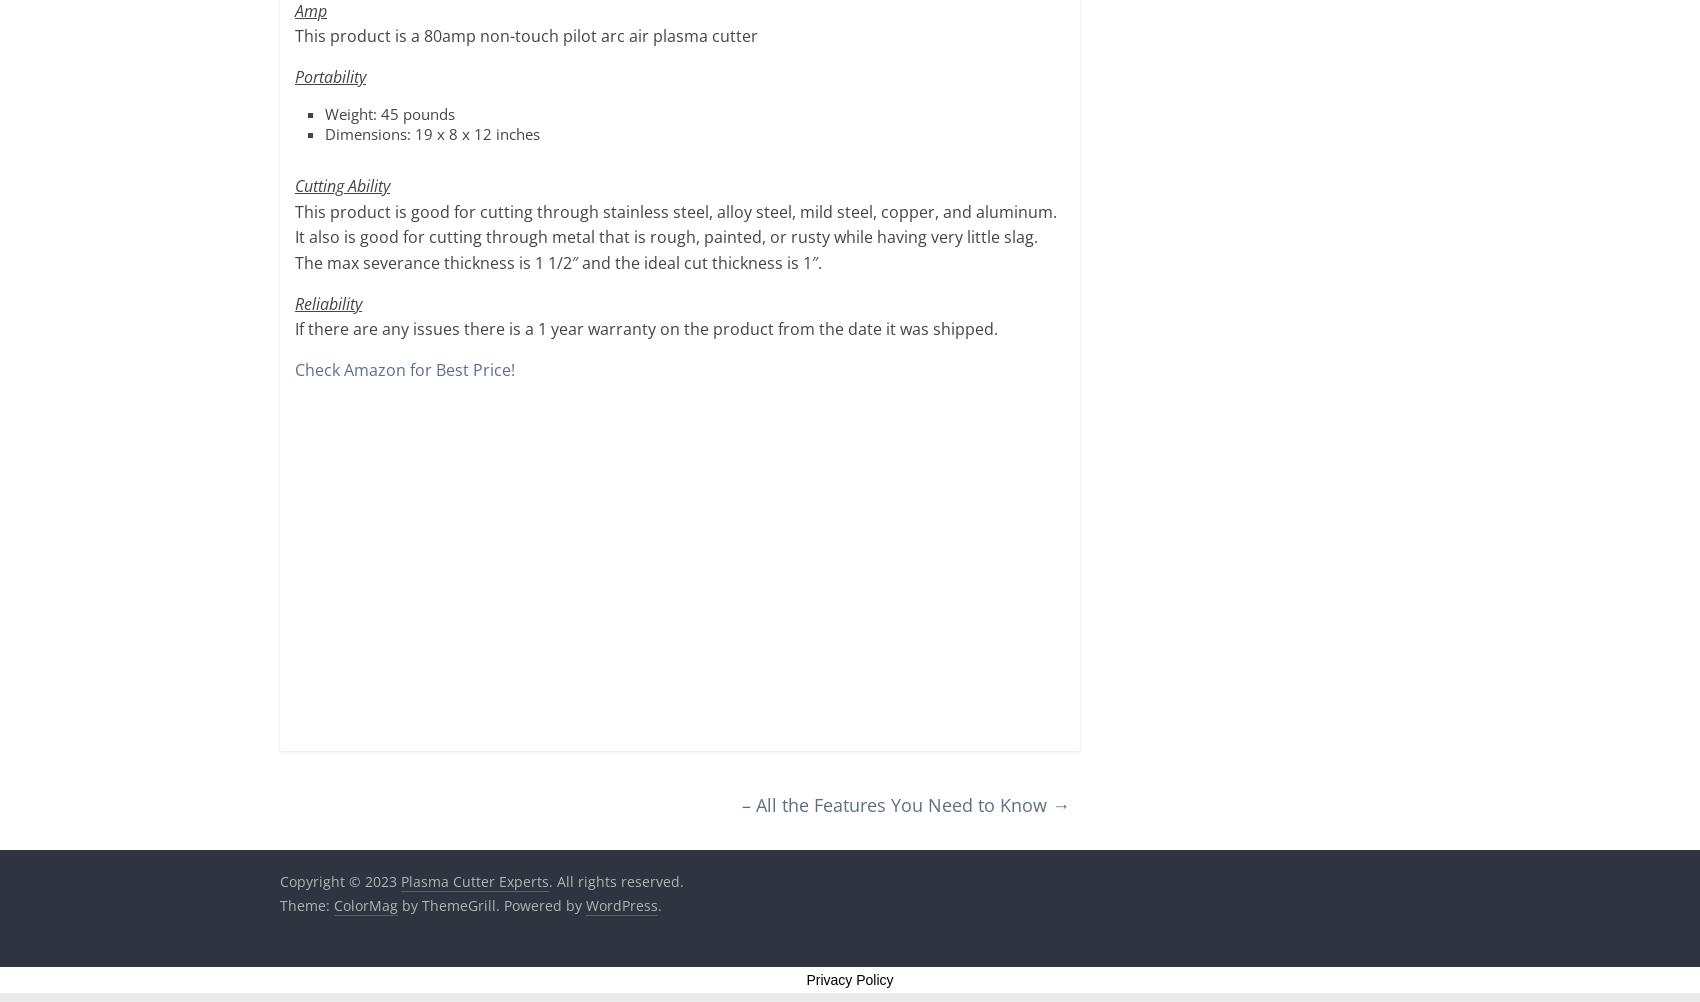  I want to click on 'Portability', so click(329, 75).